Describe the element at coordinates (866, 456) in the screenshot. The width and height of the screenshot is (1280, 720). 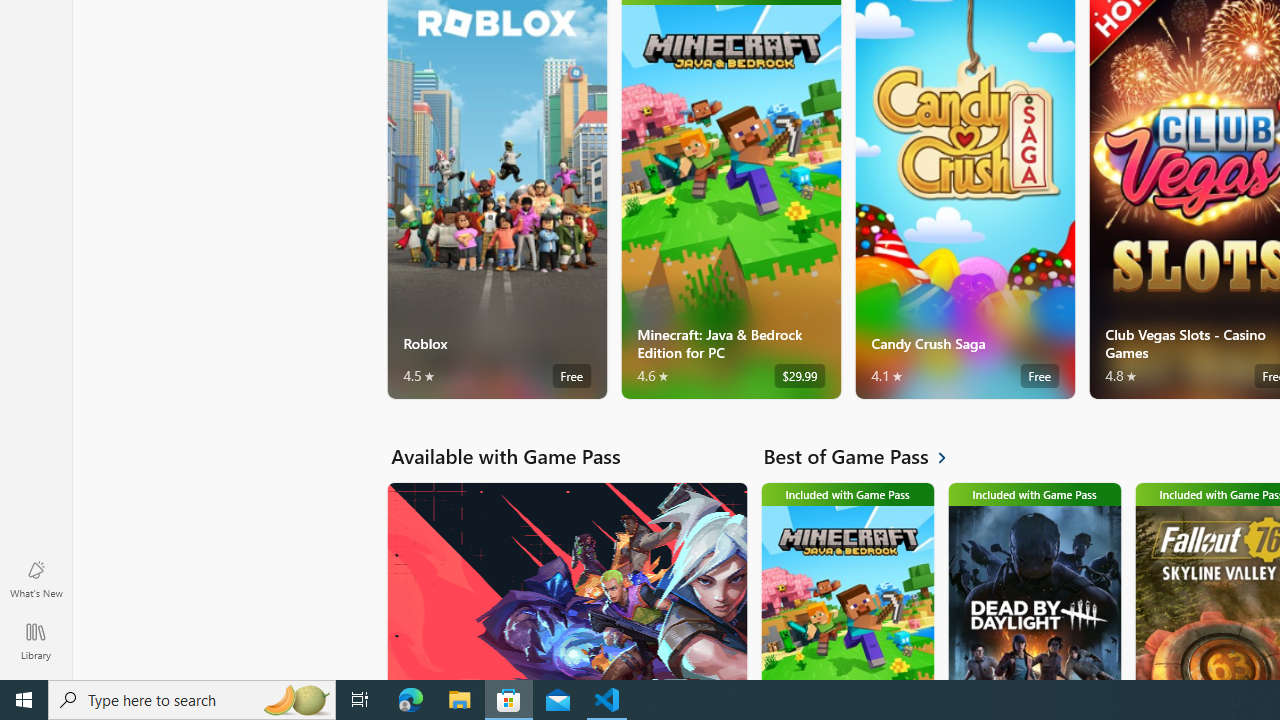
I see `'See all  Best of Game Pass'` at that location.